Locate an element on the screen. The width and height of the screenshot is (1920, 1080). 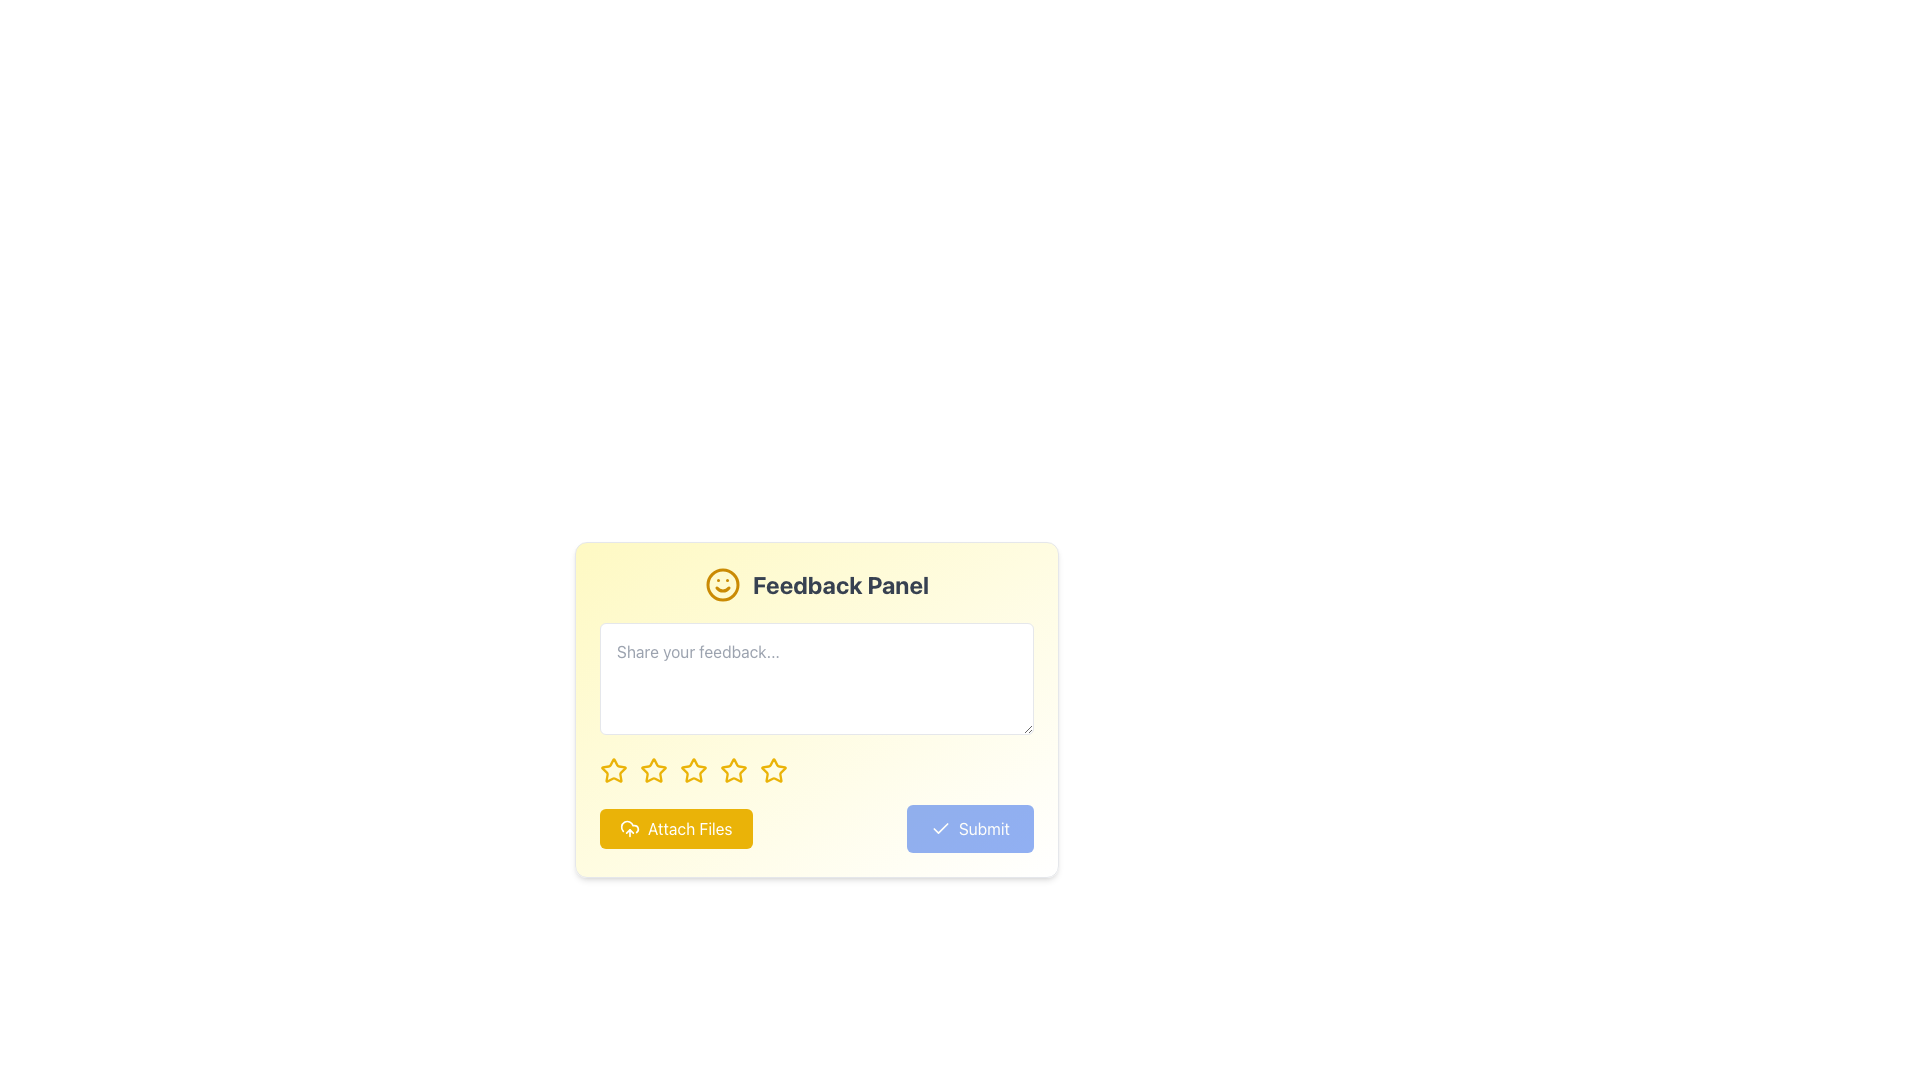
the second clickable star icon from the left, which is a vibrant yellow star used for rating purposes, to rate it is located at coordinates (653, 770).